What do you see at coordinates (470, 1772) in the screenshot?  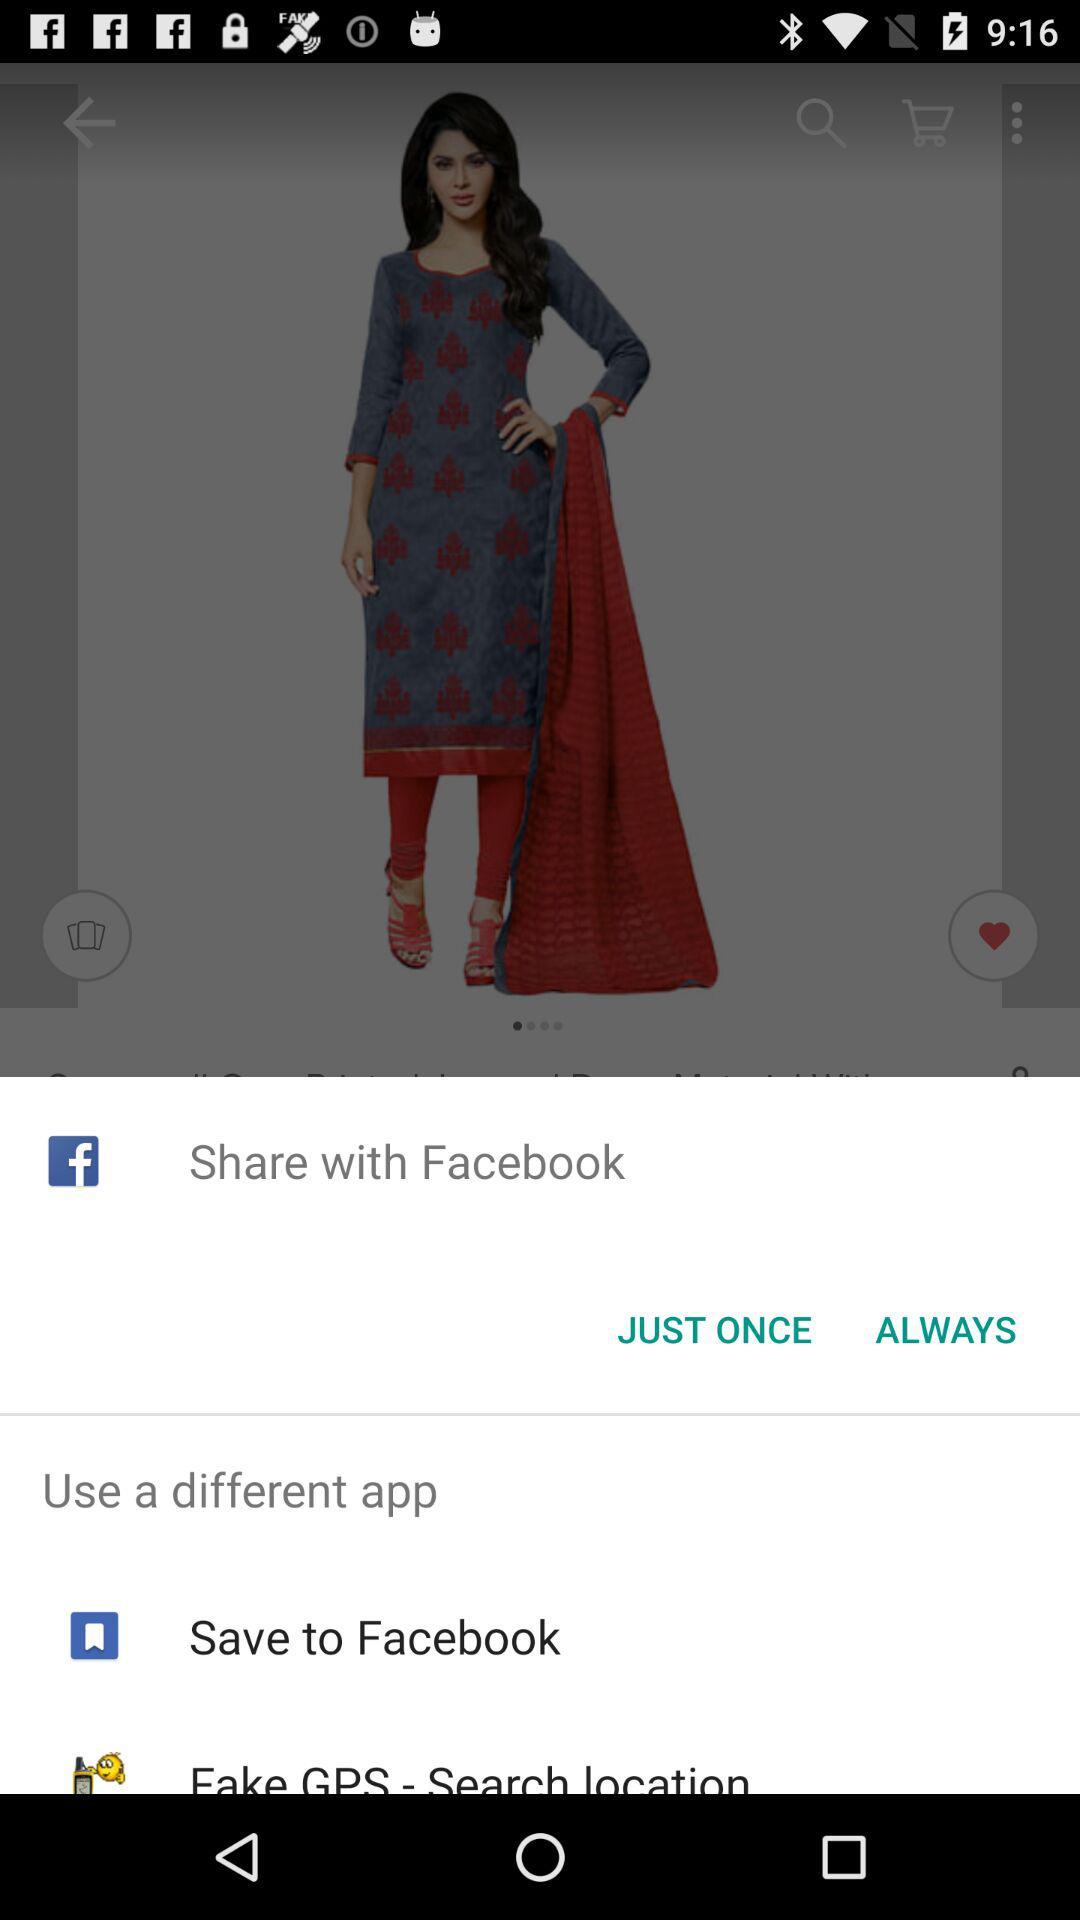 I see `the fake gps search icon` at bounding box center [470, 1772].